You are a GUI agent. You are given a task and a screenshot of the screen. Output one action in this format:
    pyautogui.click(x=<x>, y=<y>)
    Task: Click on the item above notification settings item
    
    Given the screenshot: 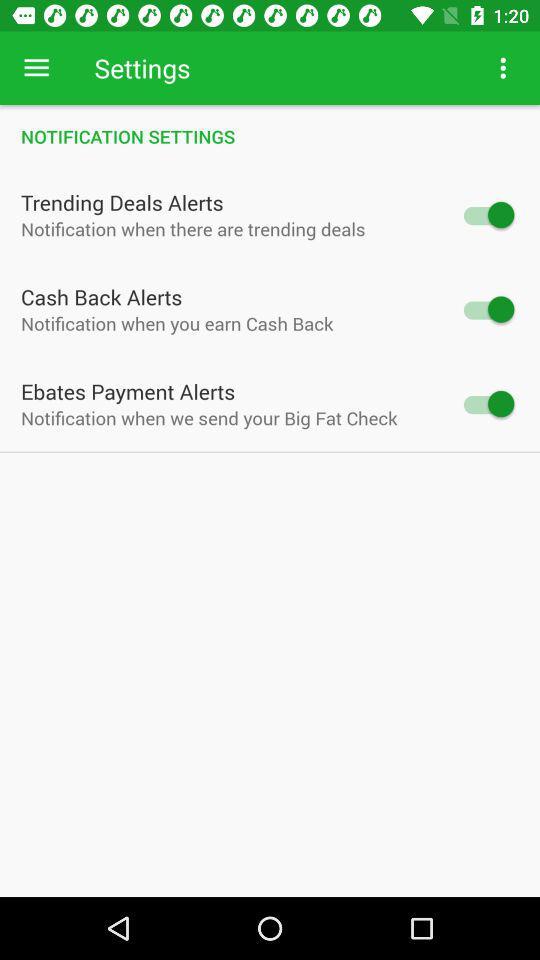 What is the action you would take?
    pyautogui.click(x=502, y=68)
    